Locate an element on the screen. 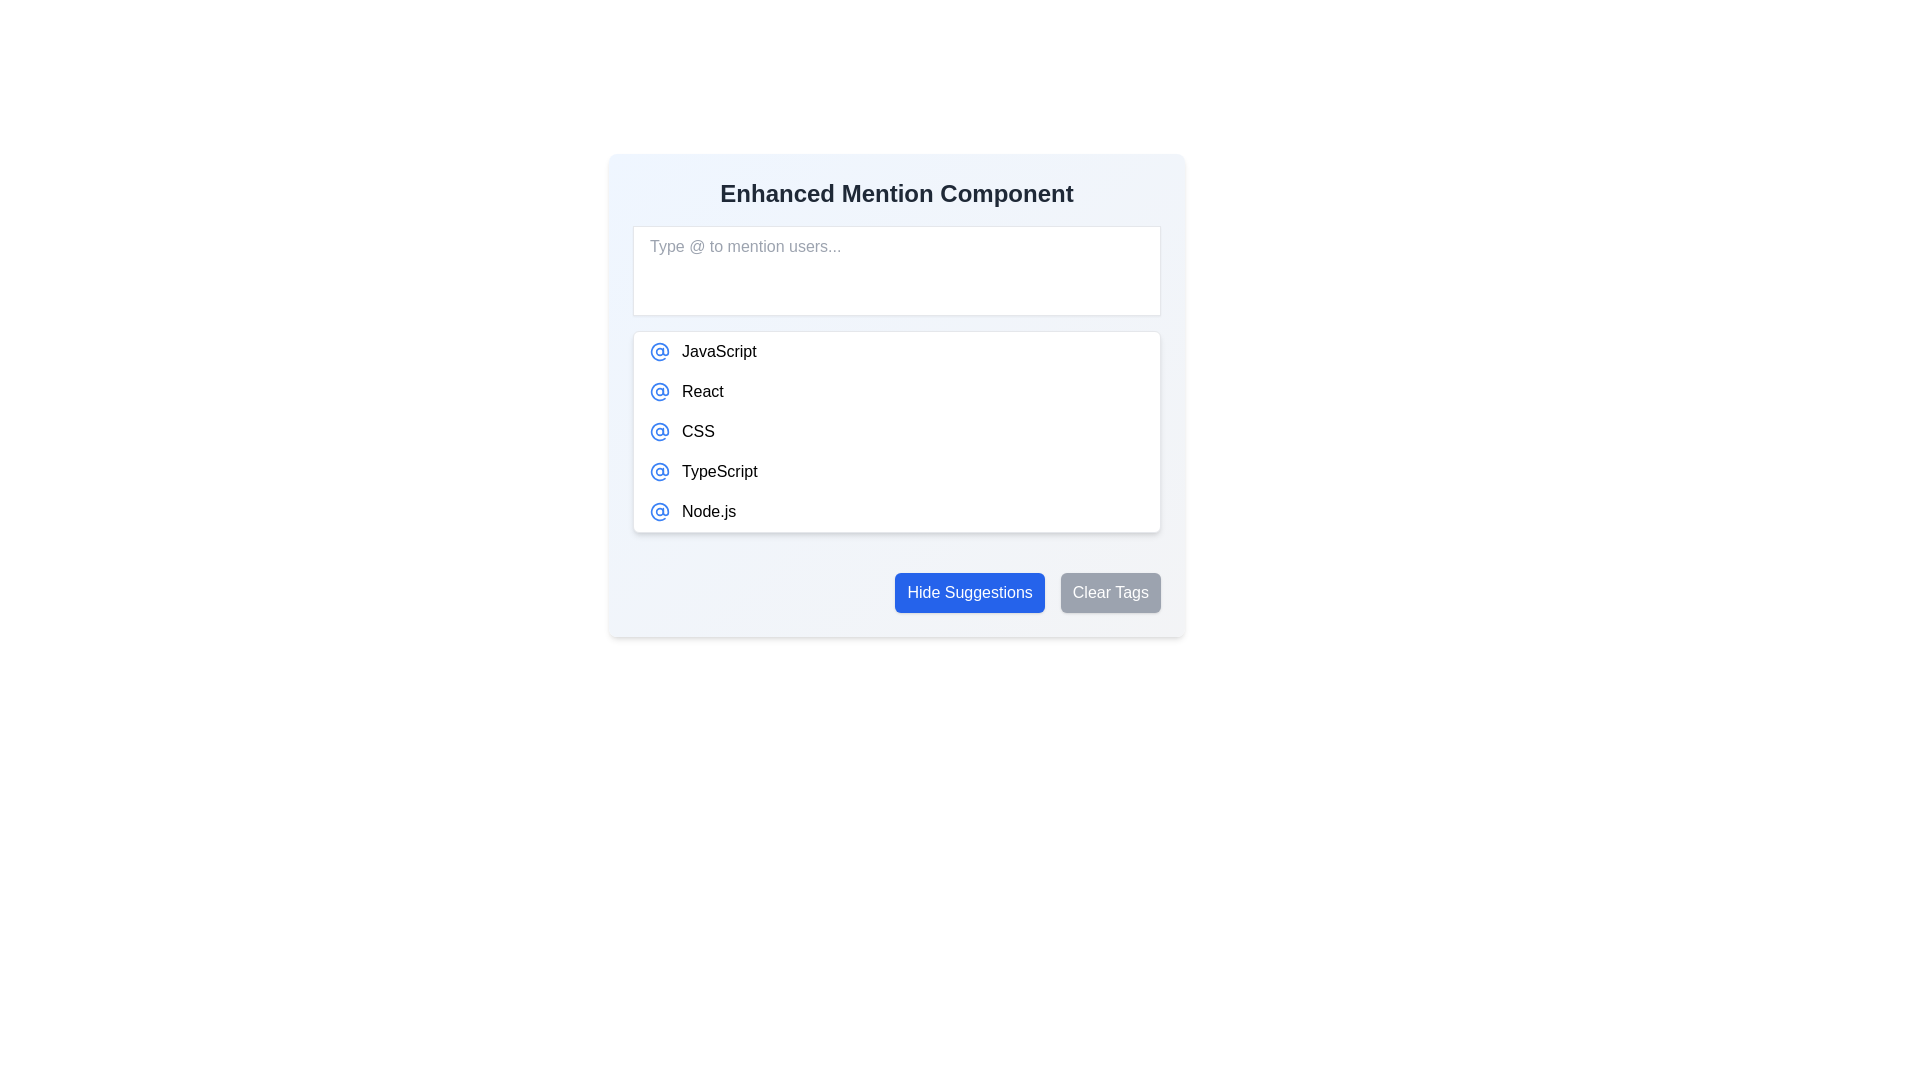  the circular blue '@' icon in the dropdown suggestion list is located at coordinates (660, 392).